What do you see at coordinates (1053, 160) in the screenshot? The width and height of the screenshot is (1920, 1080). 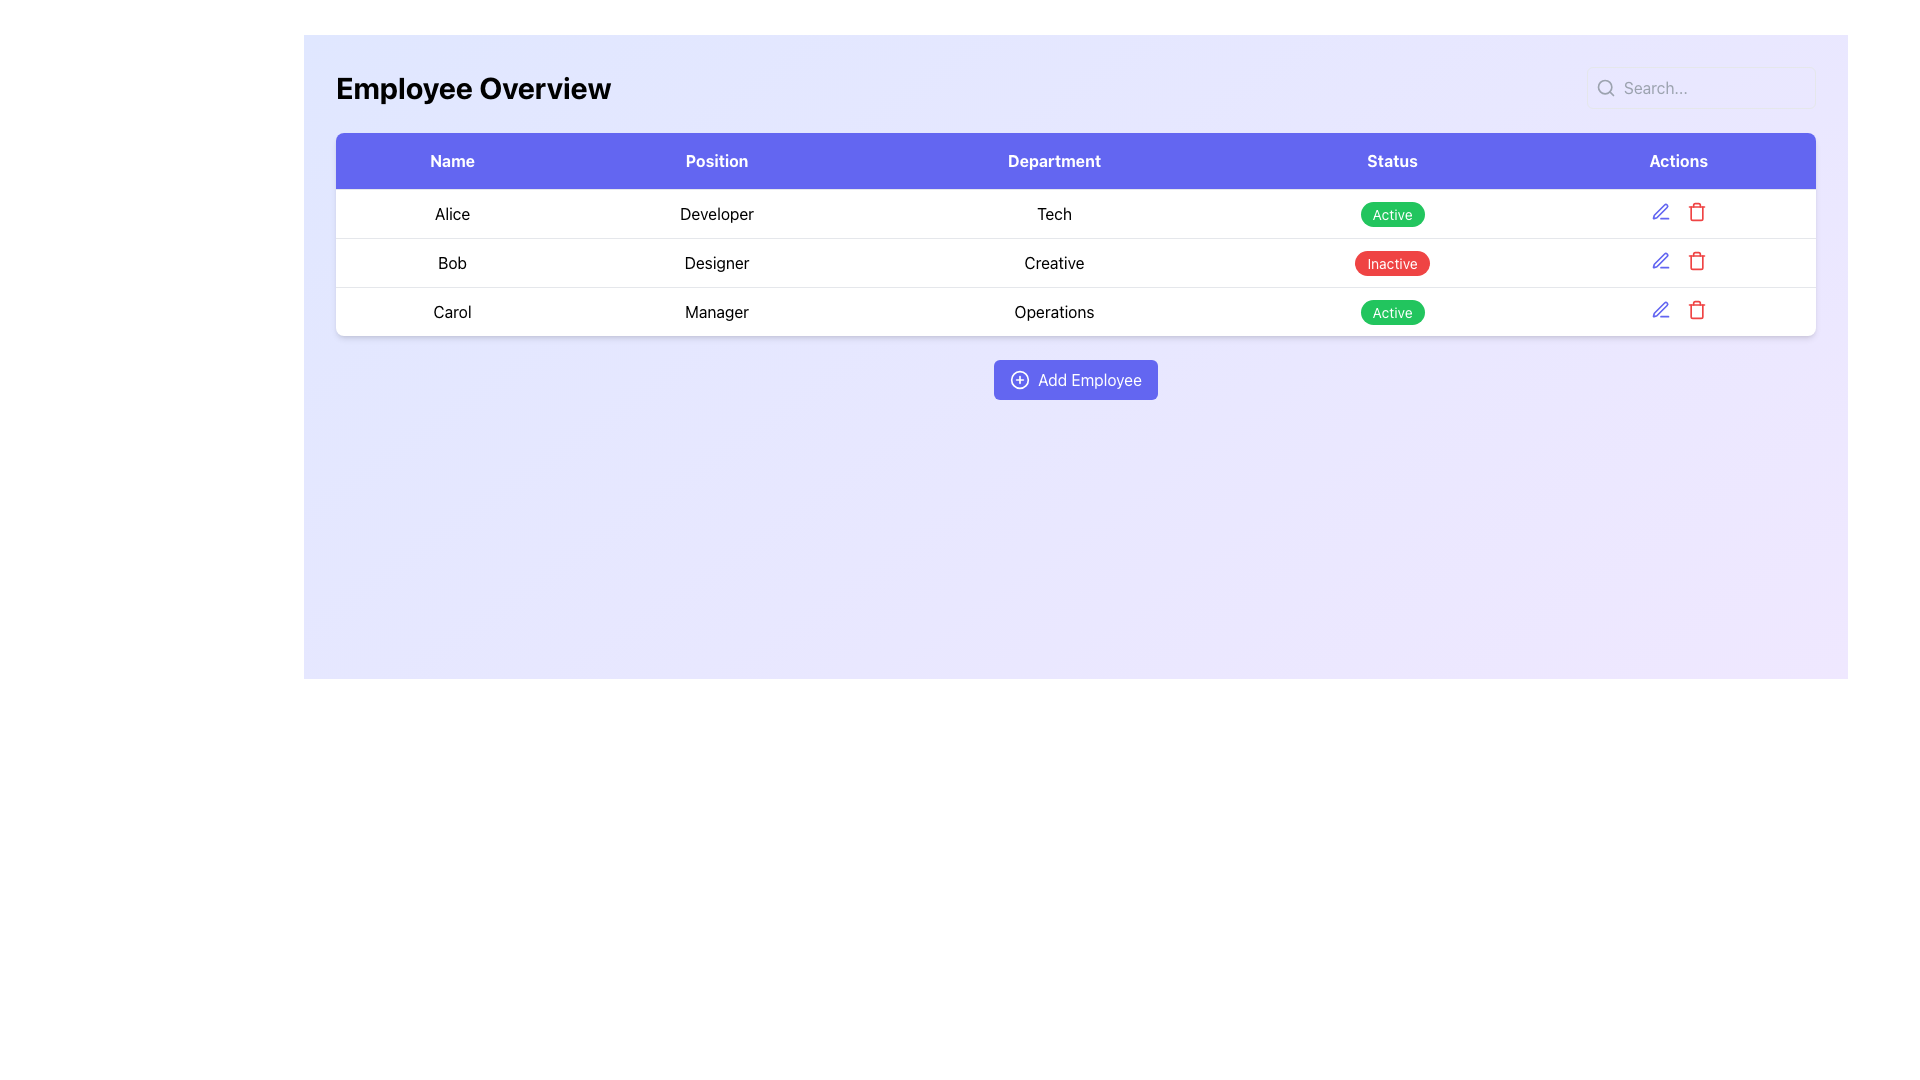 I see `the 'Department' text label which serves as a header for the corresponding column in the data table` at bounding box center [1053, 160].